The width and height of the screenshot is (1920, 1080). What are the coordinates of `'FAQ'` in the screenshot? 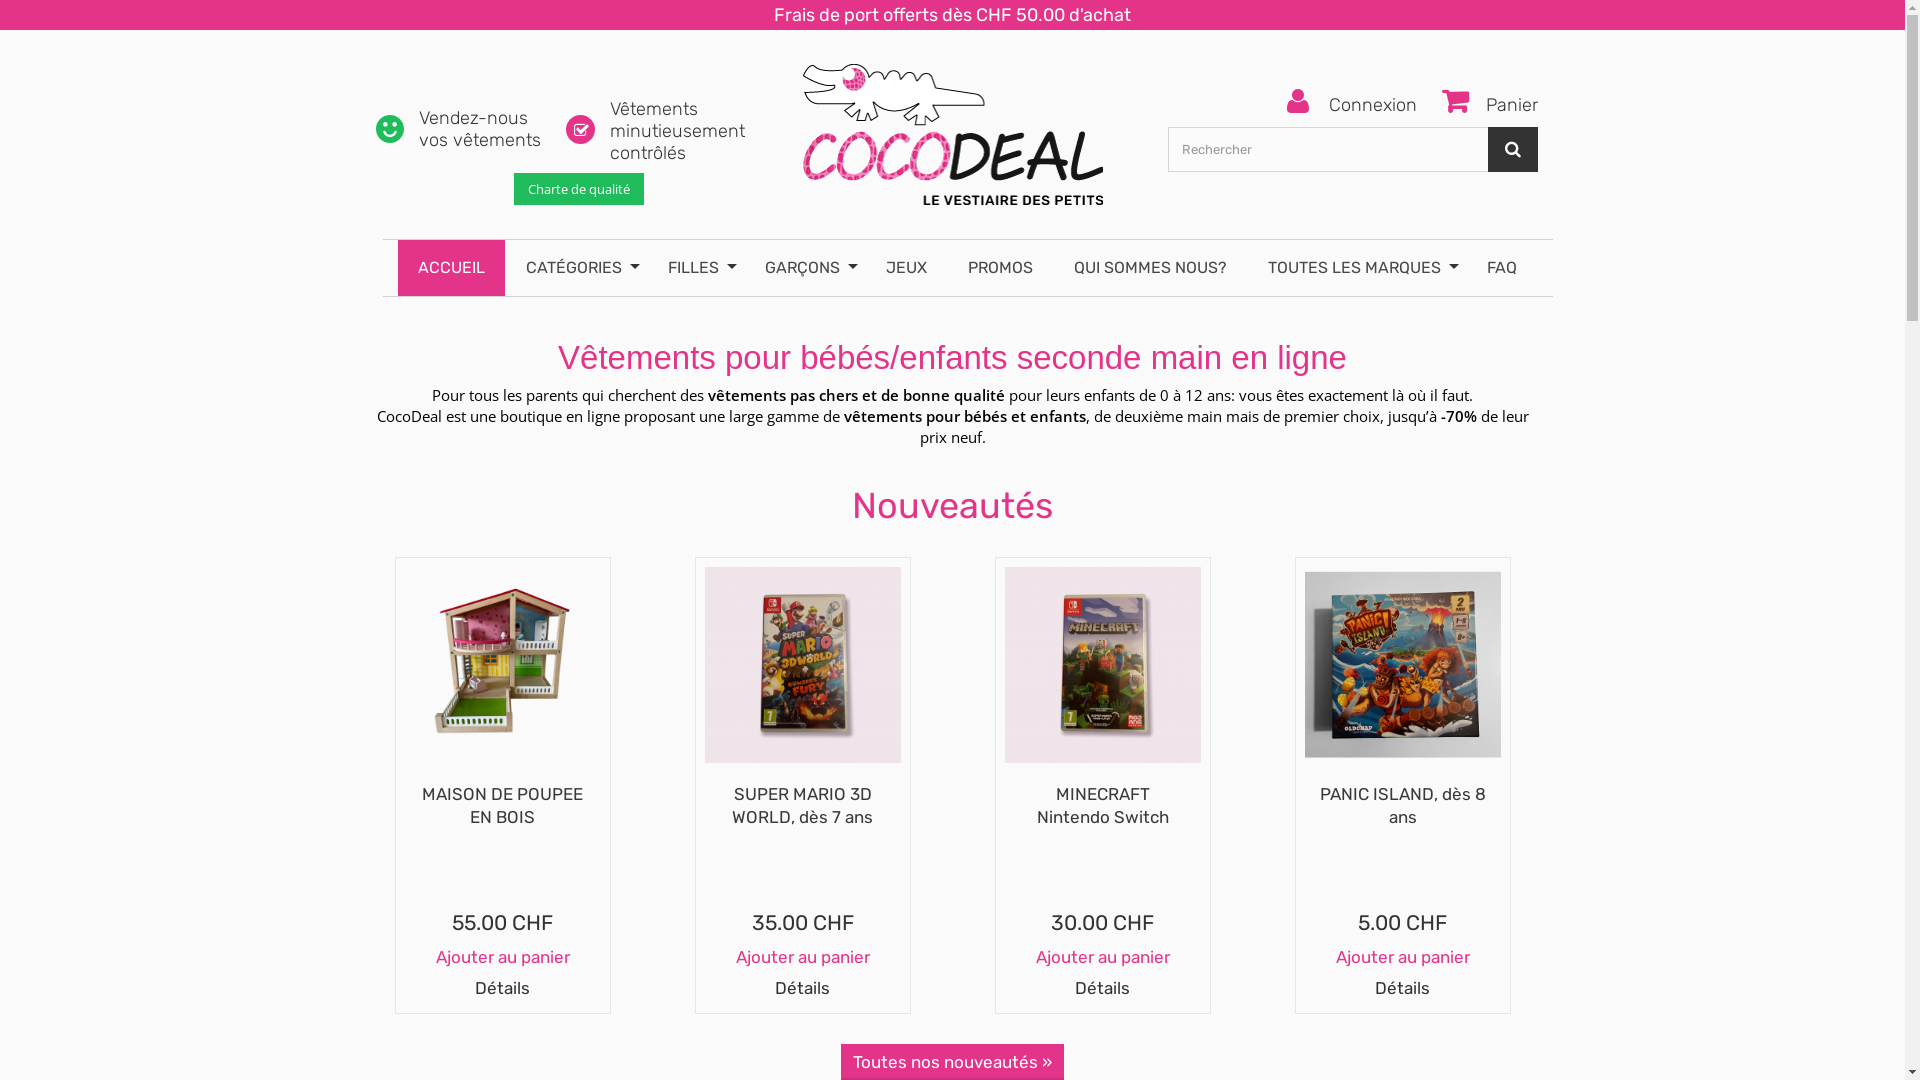 It's located at (1501, 266).